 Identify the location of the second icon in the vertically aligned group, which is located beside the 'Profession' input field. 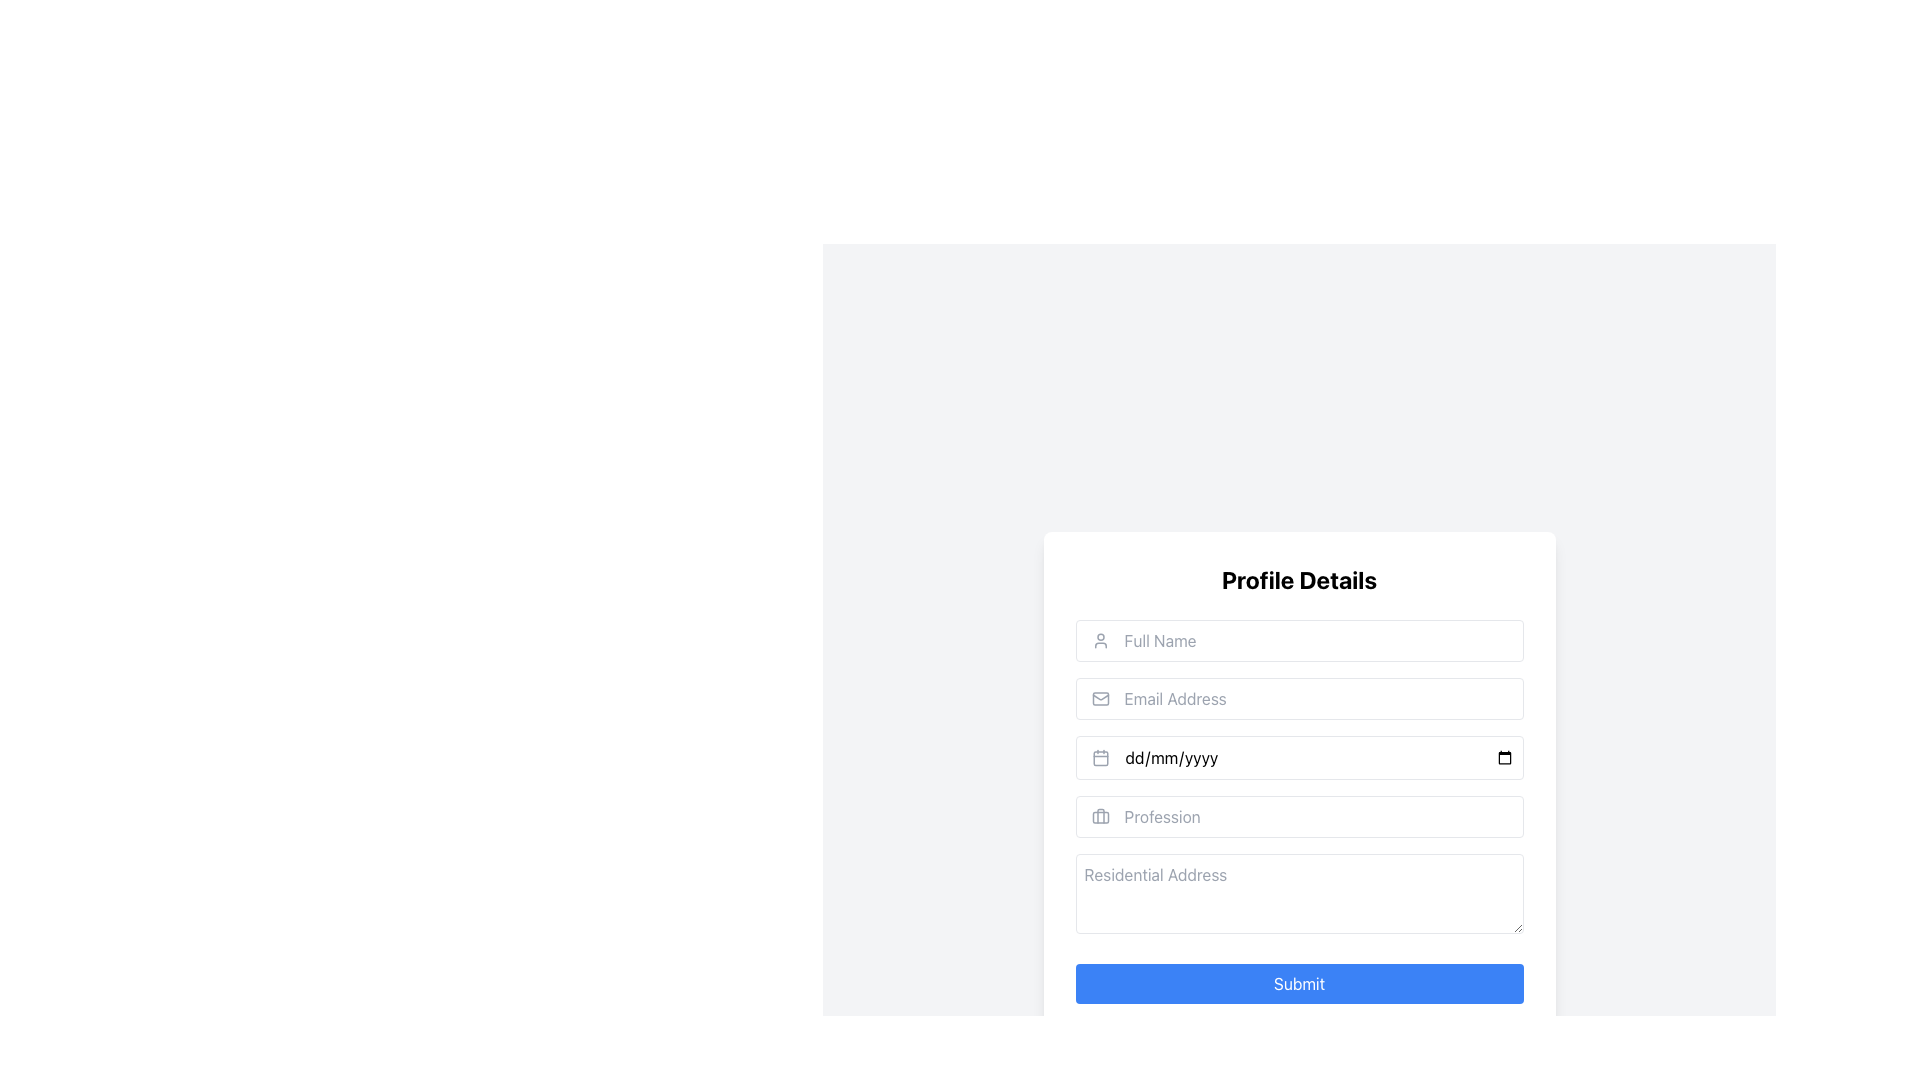
(1099, 817).